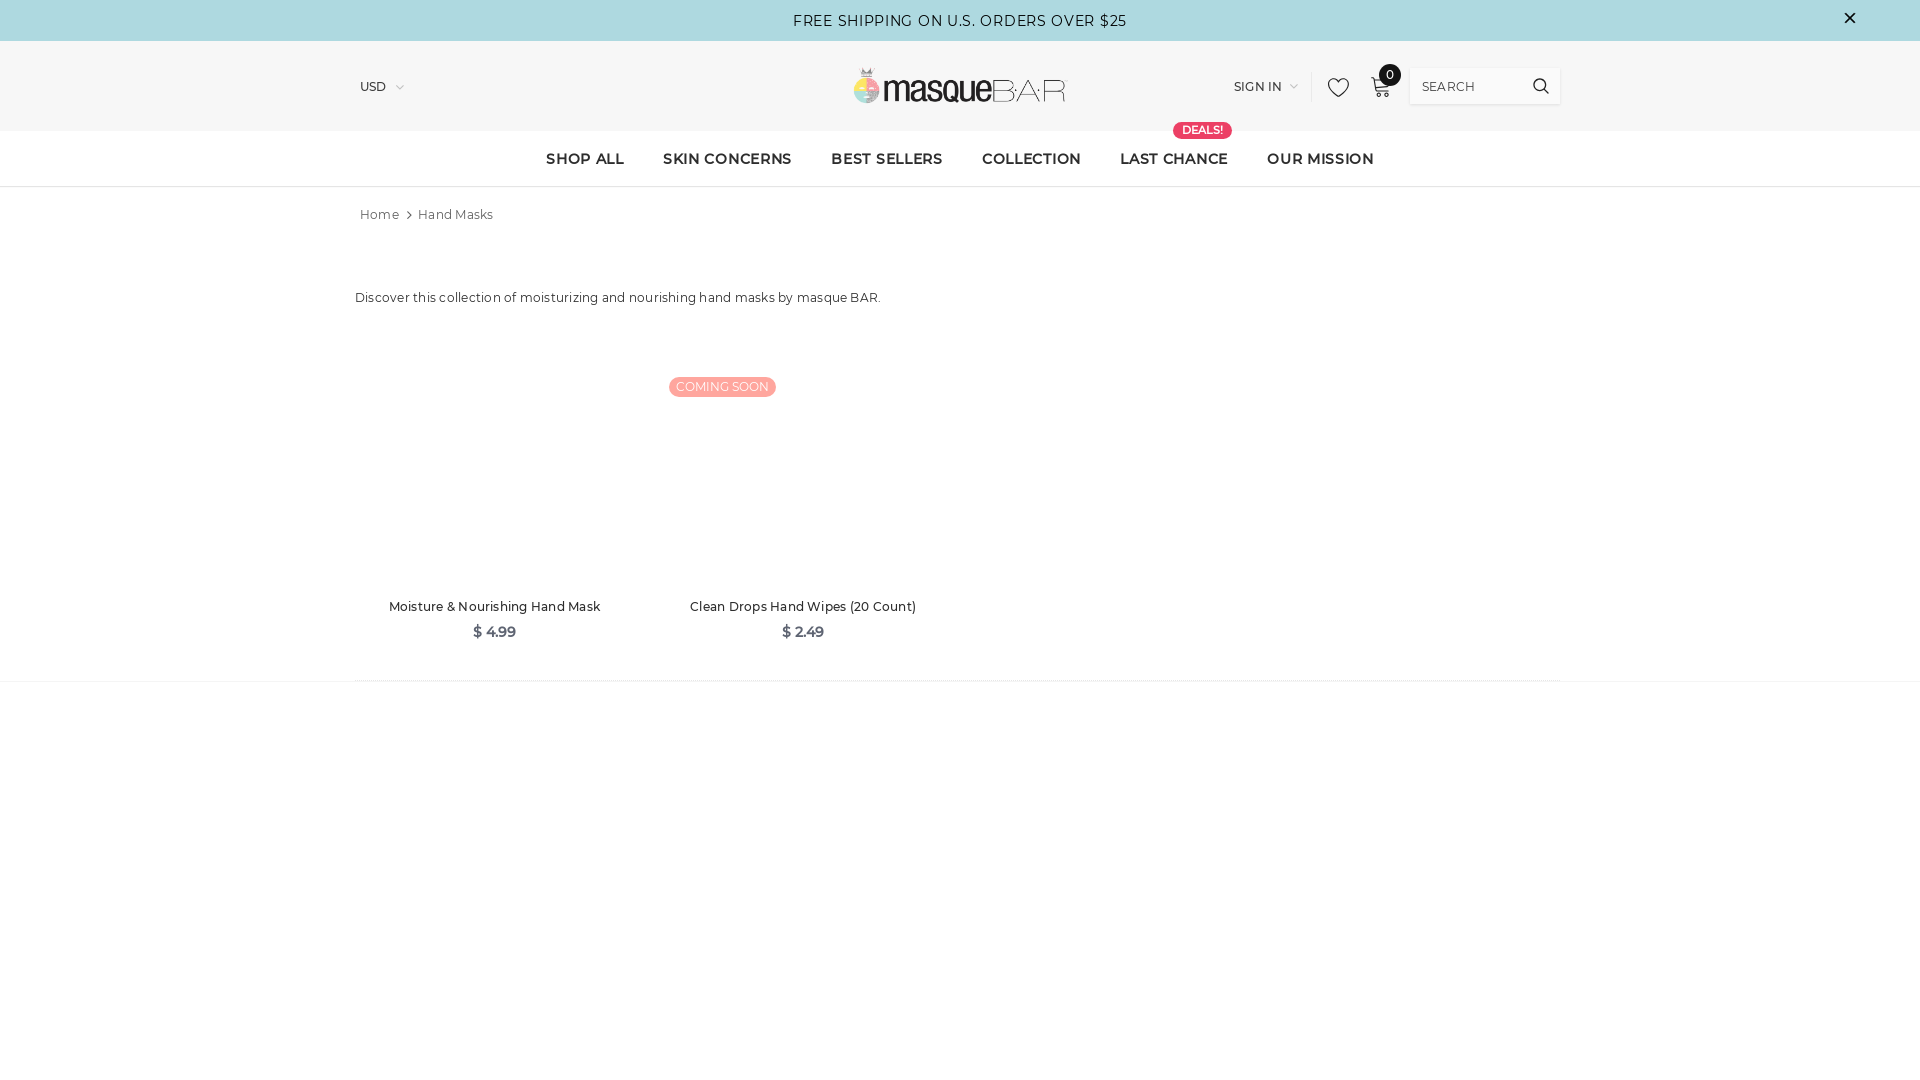 This screenshot has height=1080, width=1920. Describe the element at coordinates (1174, 157) in the screenshot. I see `'LAST CHANCE` at that location.